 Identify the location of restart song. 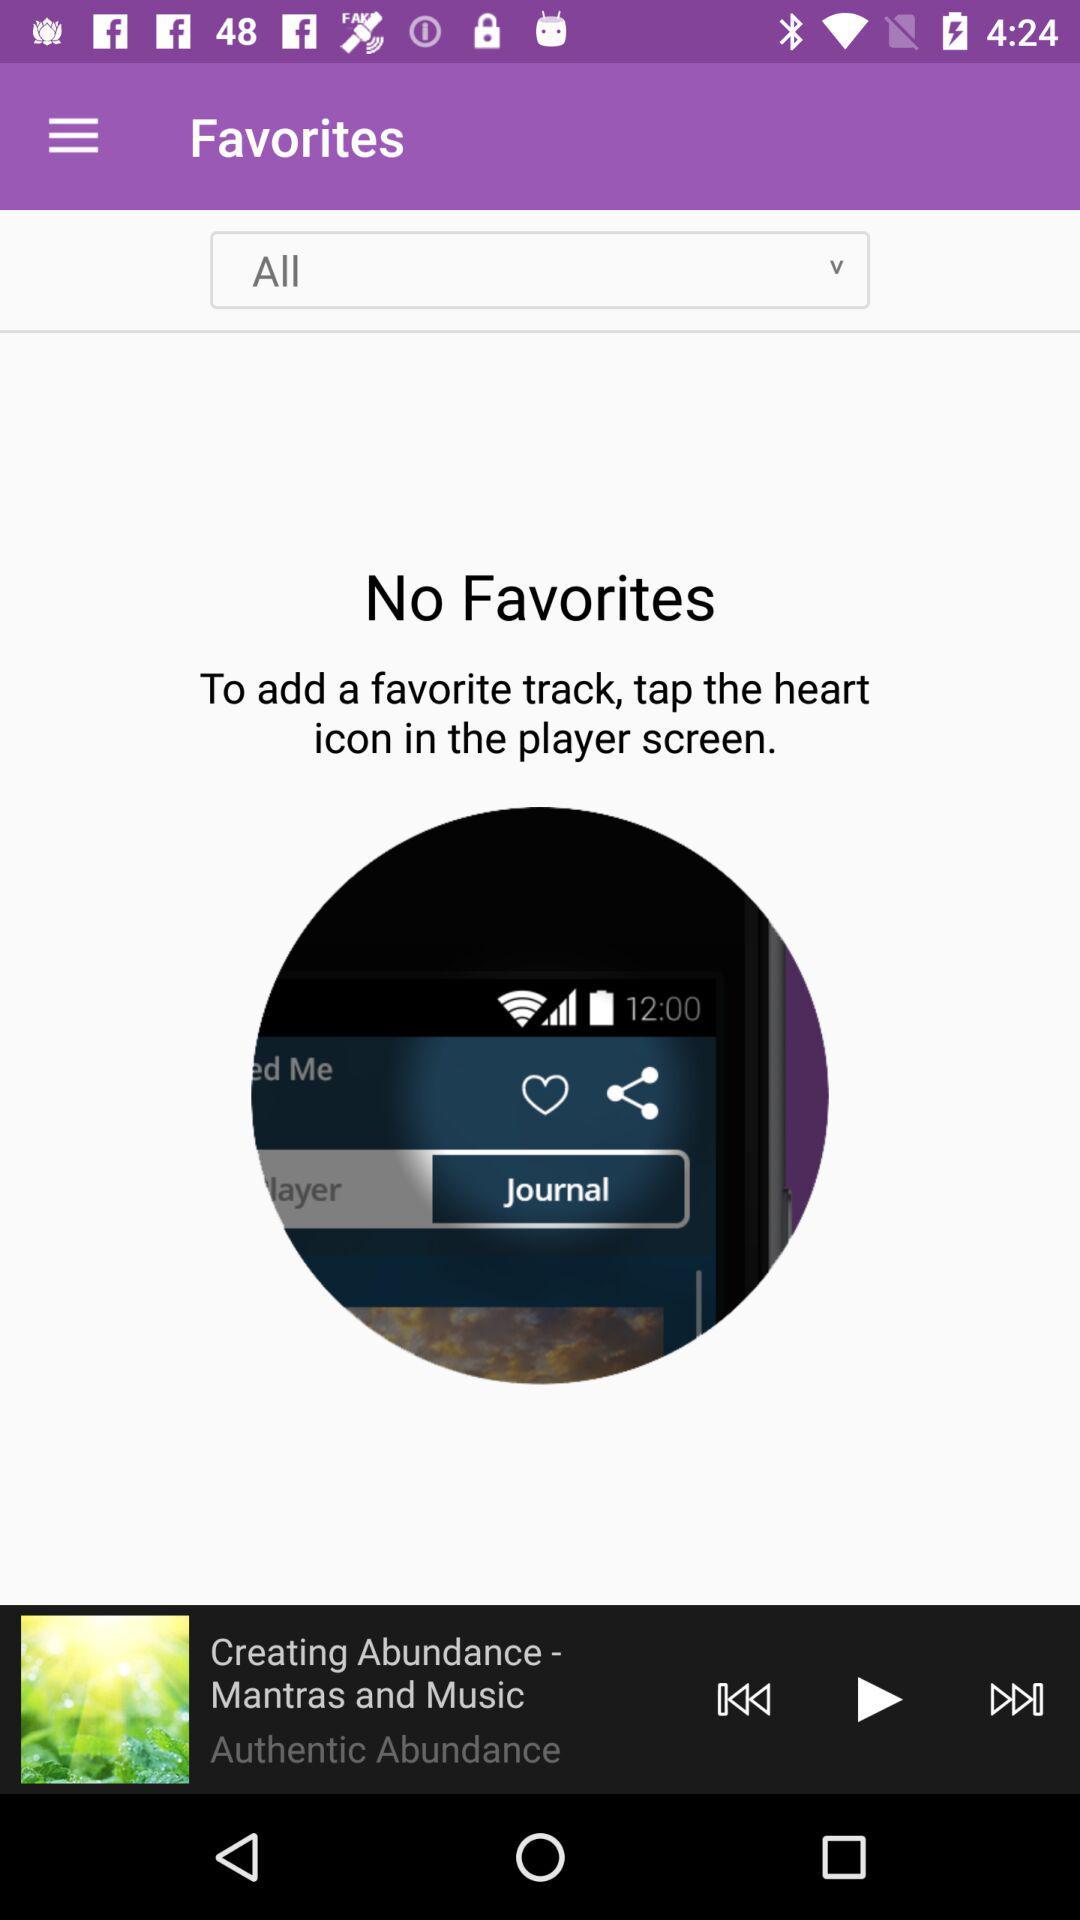
(744, 1698).